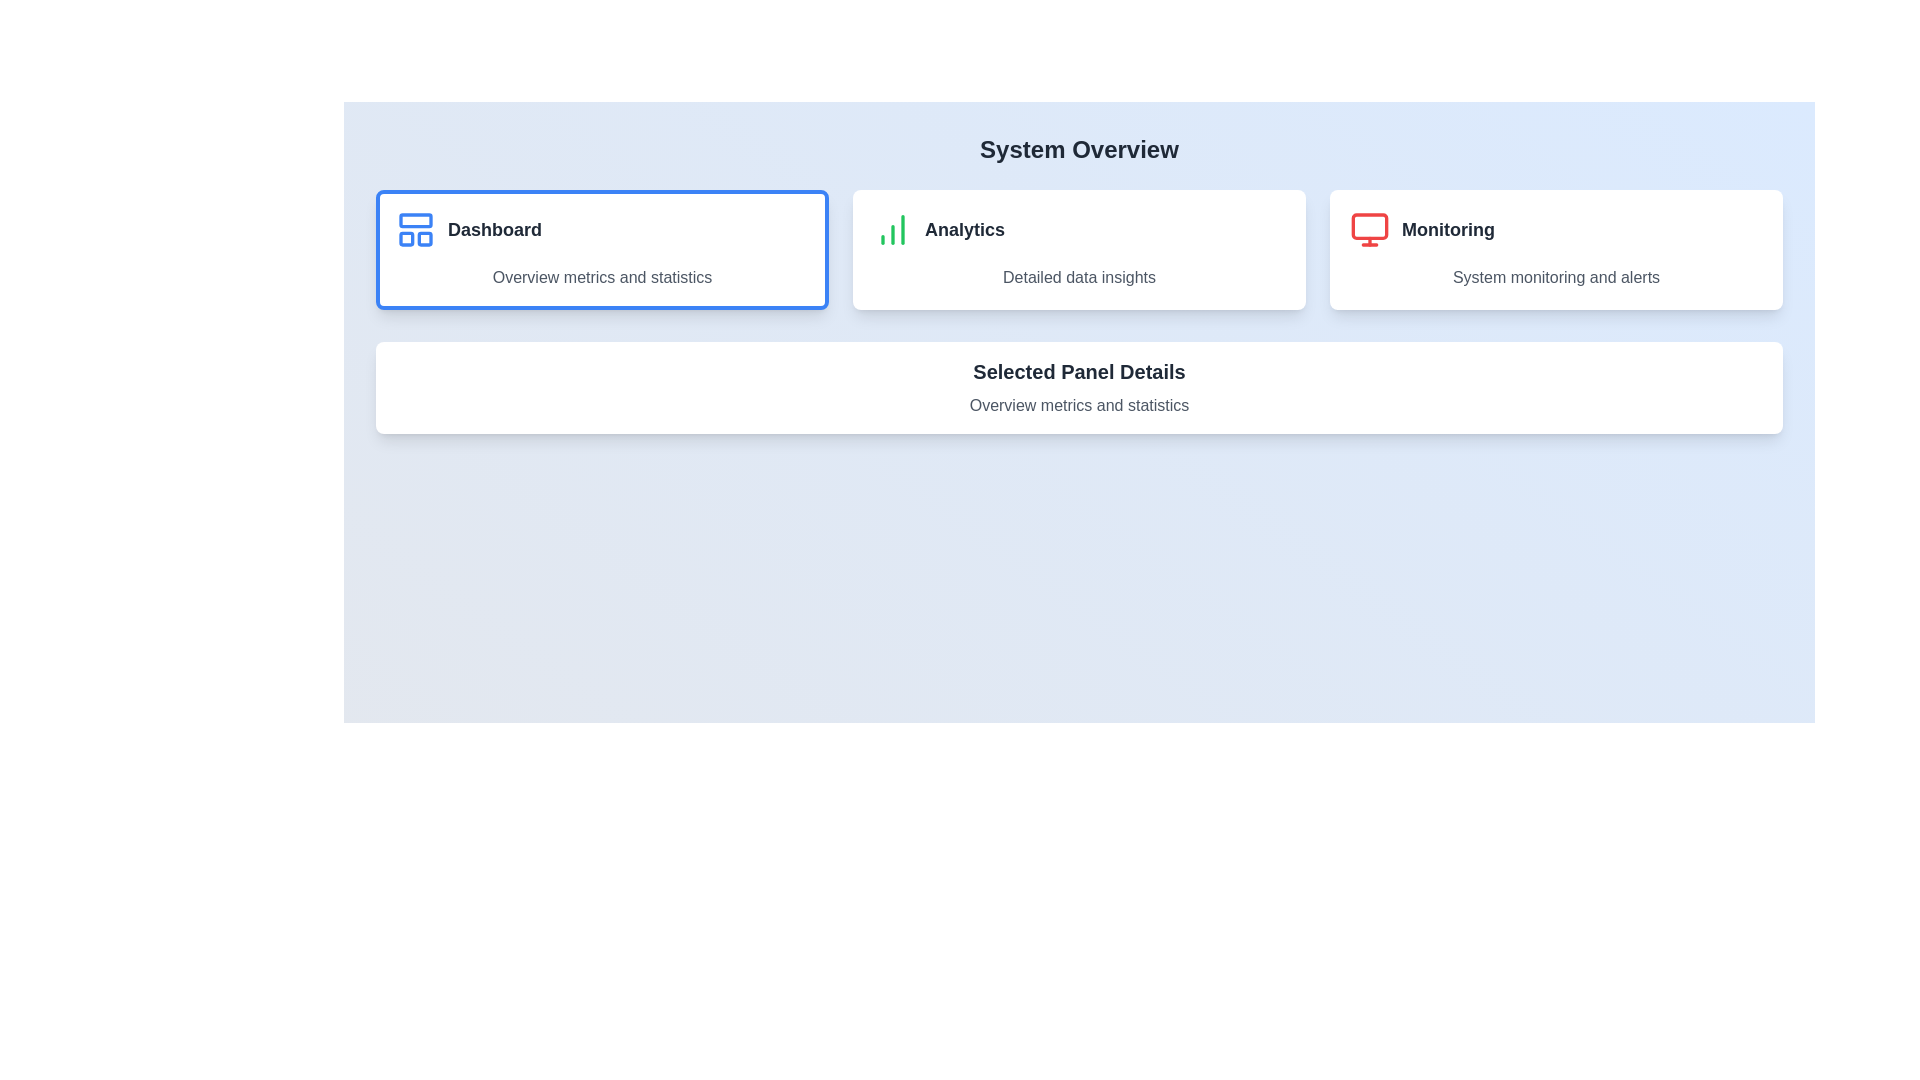 The width and height of the screenshot is (1920, 1080). I want to click on the 'Analytics' label with a green column chart icon, located centrally in the middle panel of the layout, so click(1078, 229).